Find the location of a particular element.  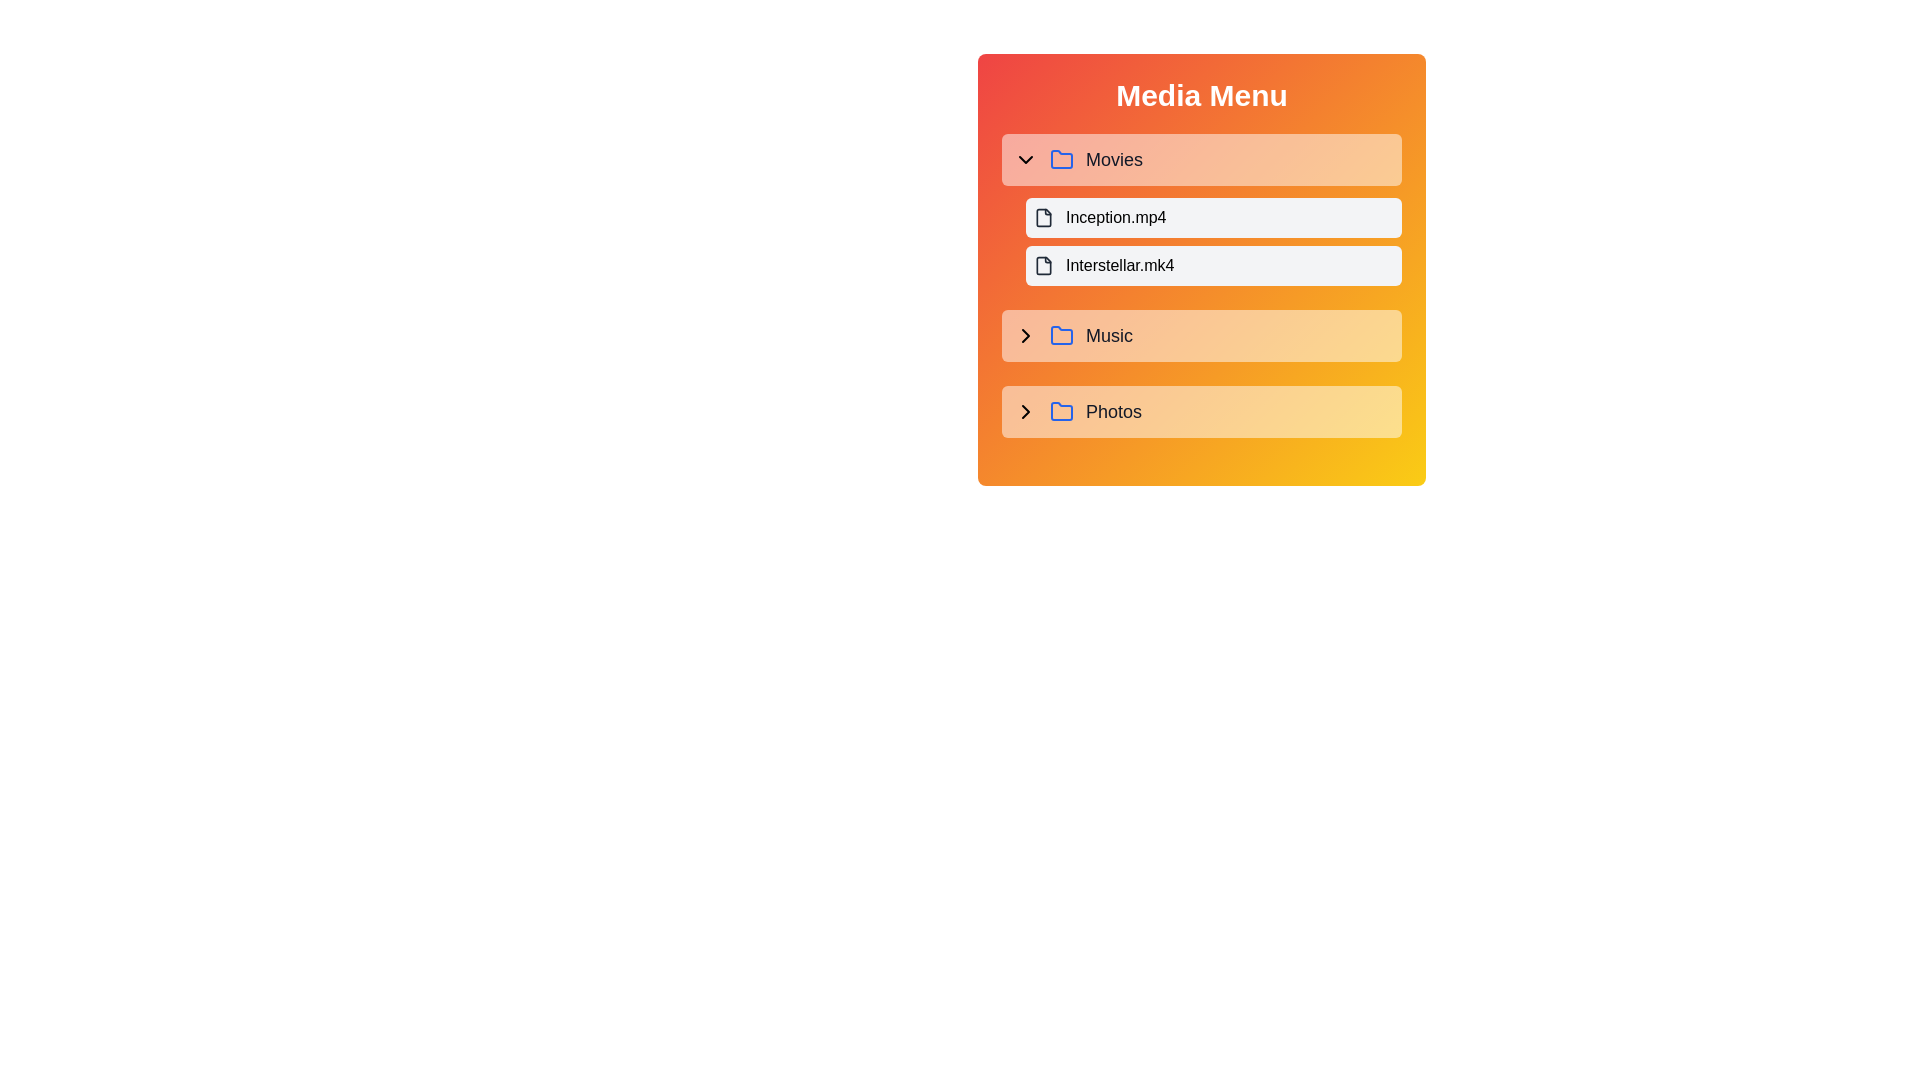

the rightward-pointing chevron symbol icon located next to the 'Music' folder label in the media menu is located at coordinates (1026, 334).